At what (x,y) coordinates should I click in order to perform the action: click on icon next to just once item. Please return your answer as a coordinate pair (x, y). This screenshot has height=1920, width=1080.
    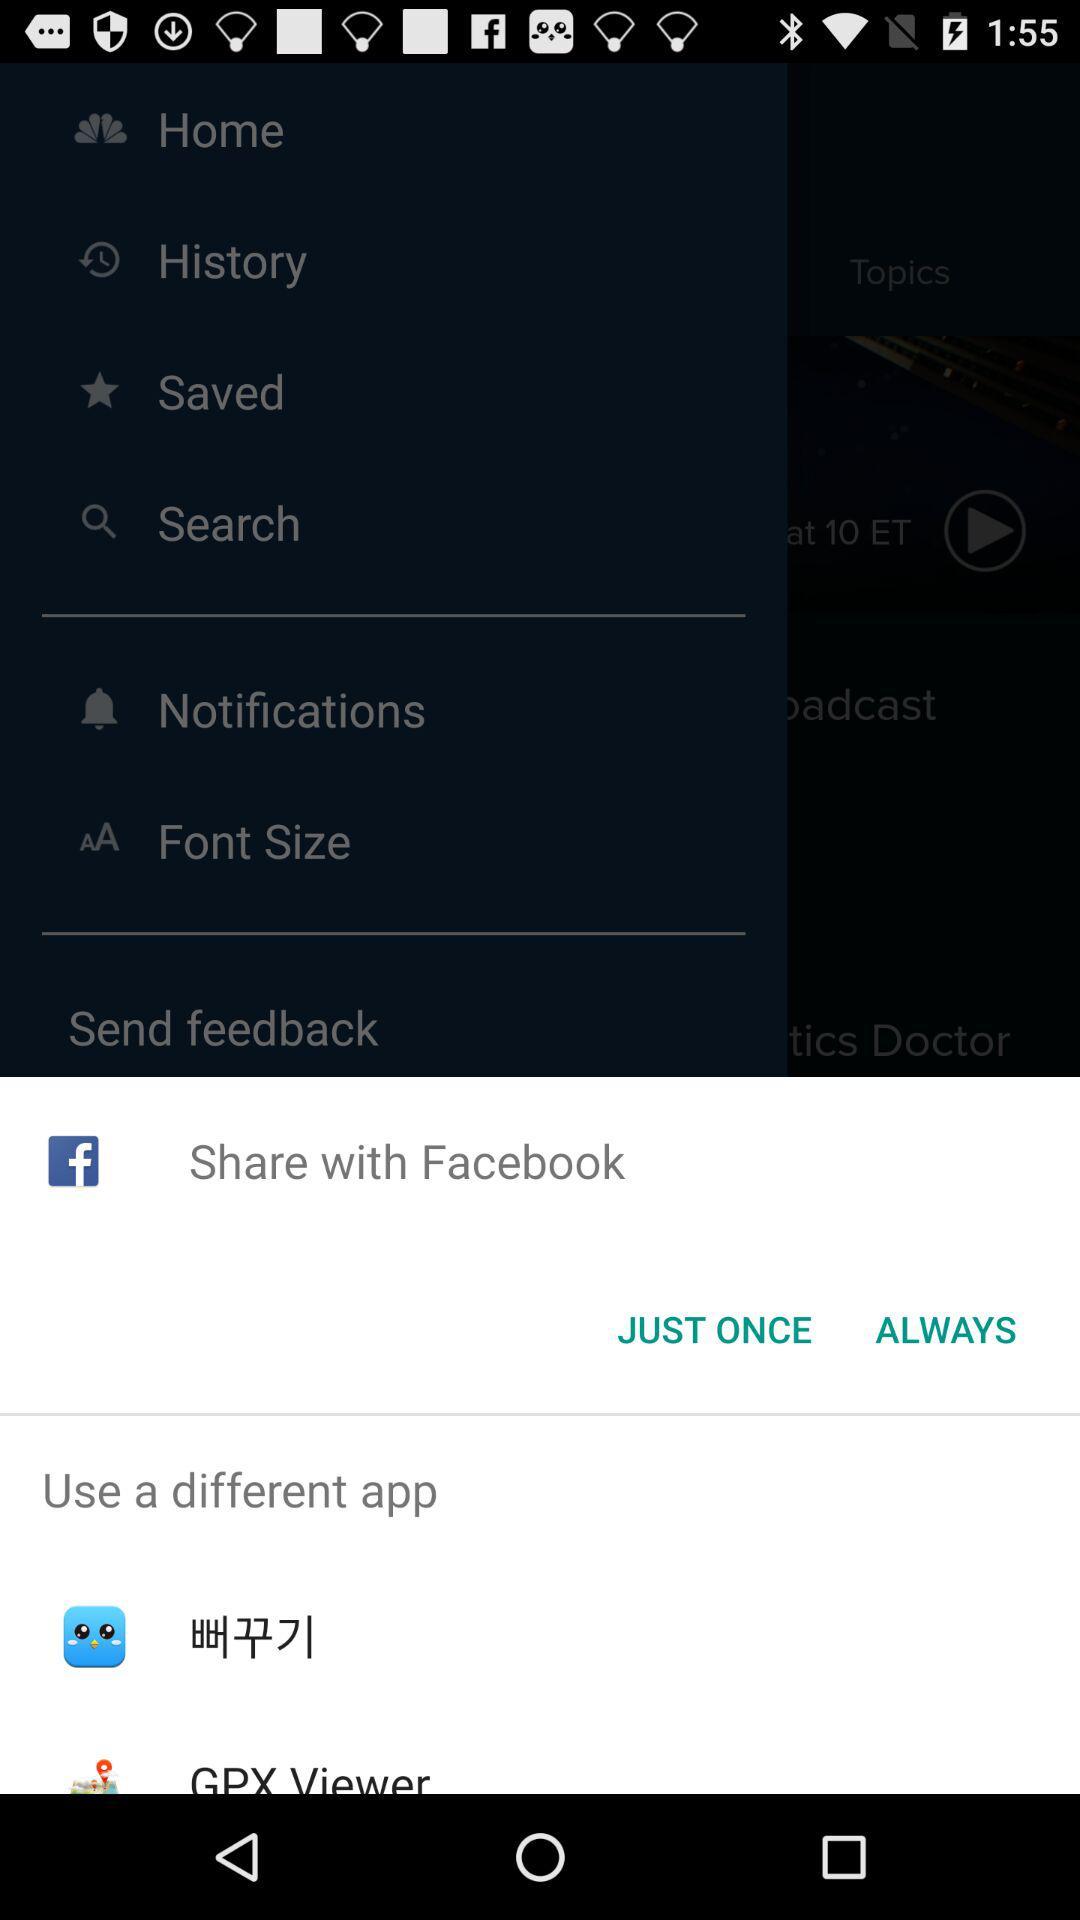
    Looking at the image, I should click on (945, 1329).